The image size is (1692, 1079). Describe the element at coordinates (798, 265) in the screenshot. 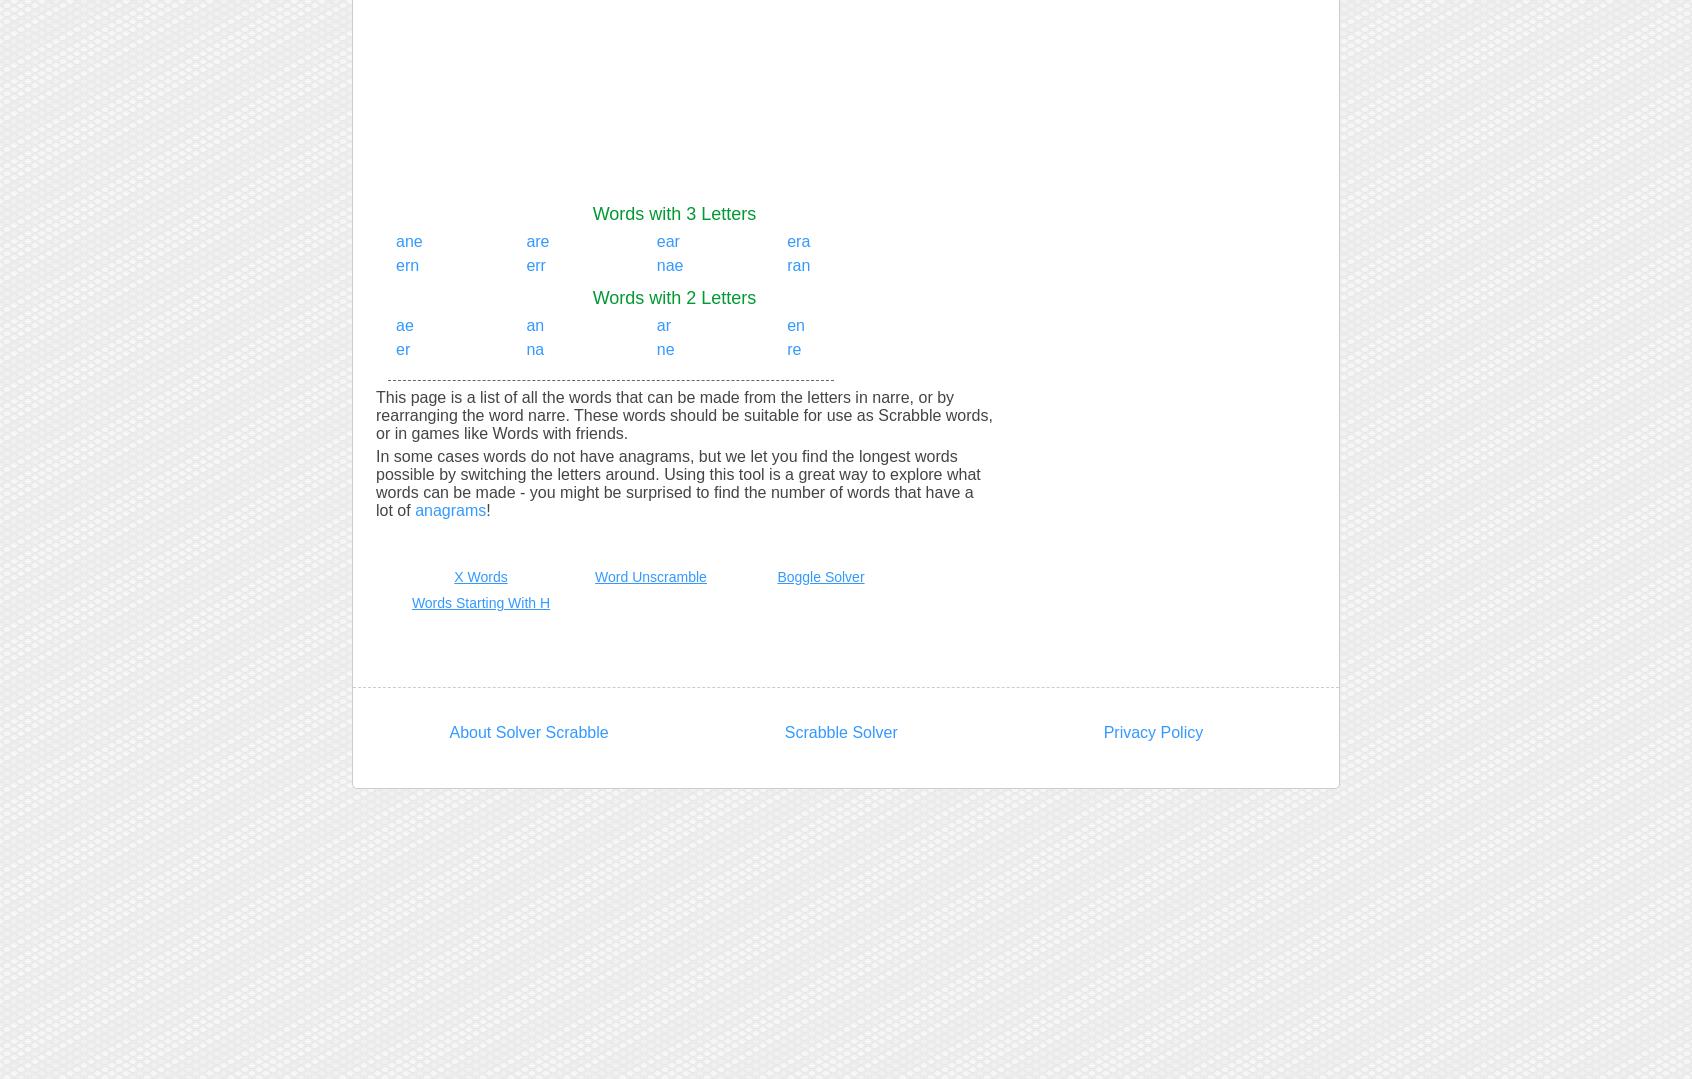

I see `'ran'` at that location.